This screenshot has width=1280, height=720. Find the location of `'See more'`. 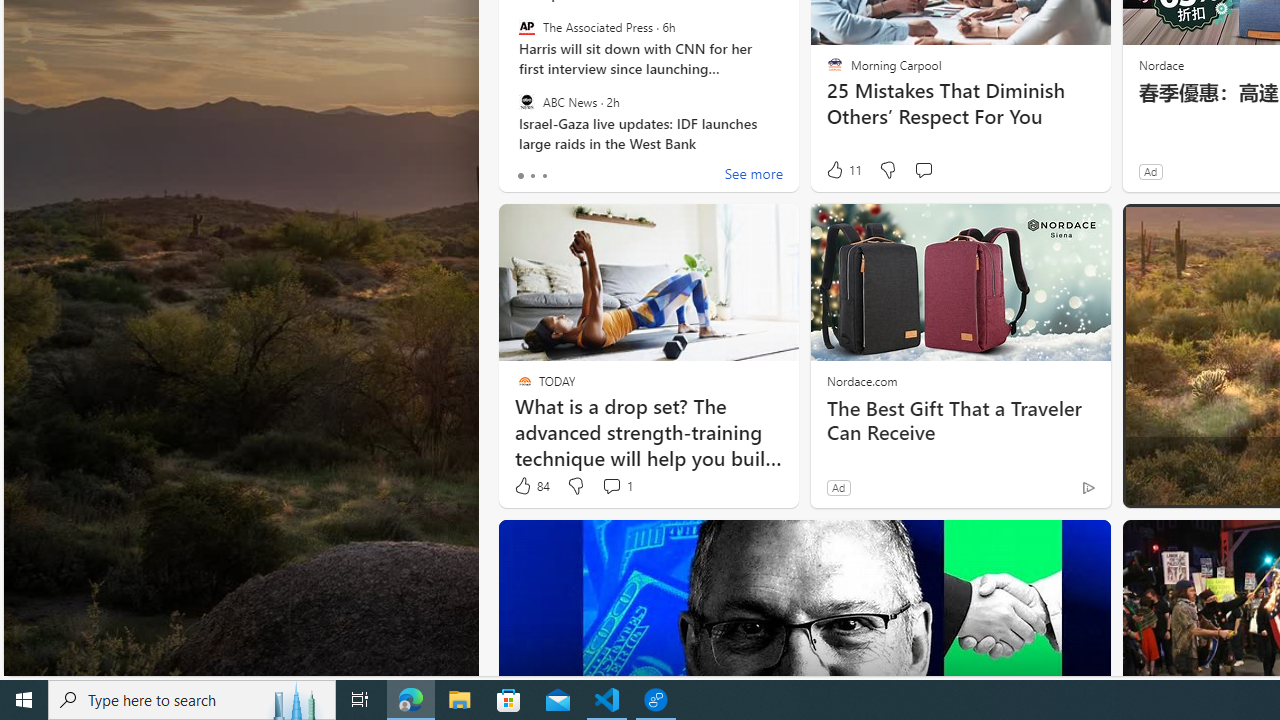

'See more' is located at coordinates (752, 175).